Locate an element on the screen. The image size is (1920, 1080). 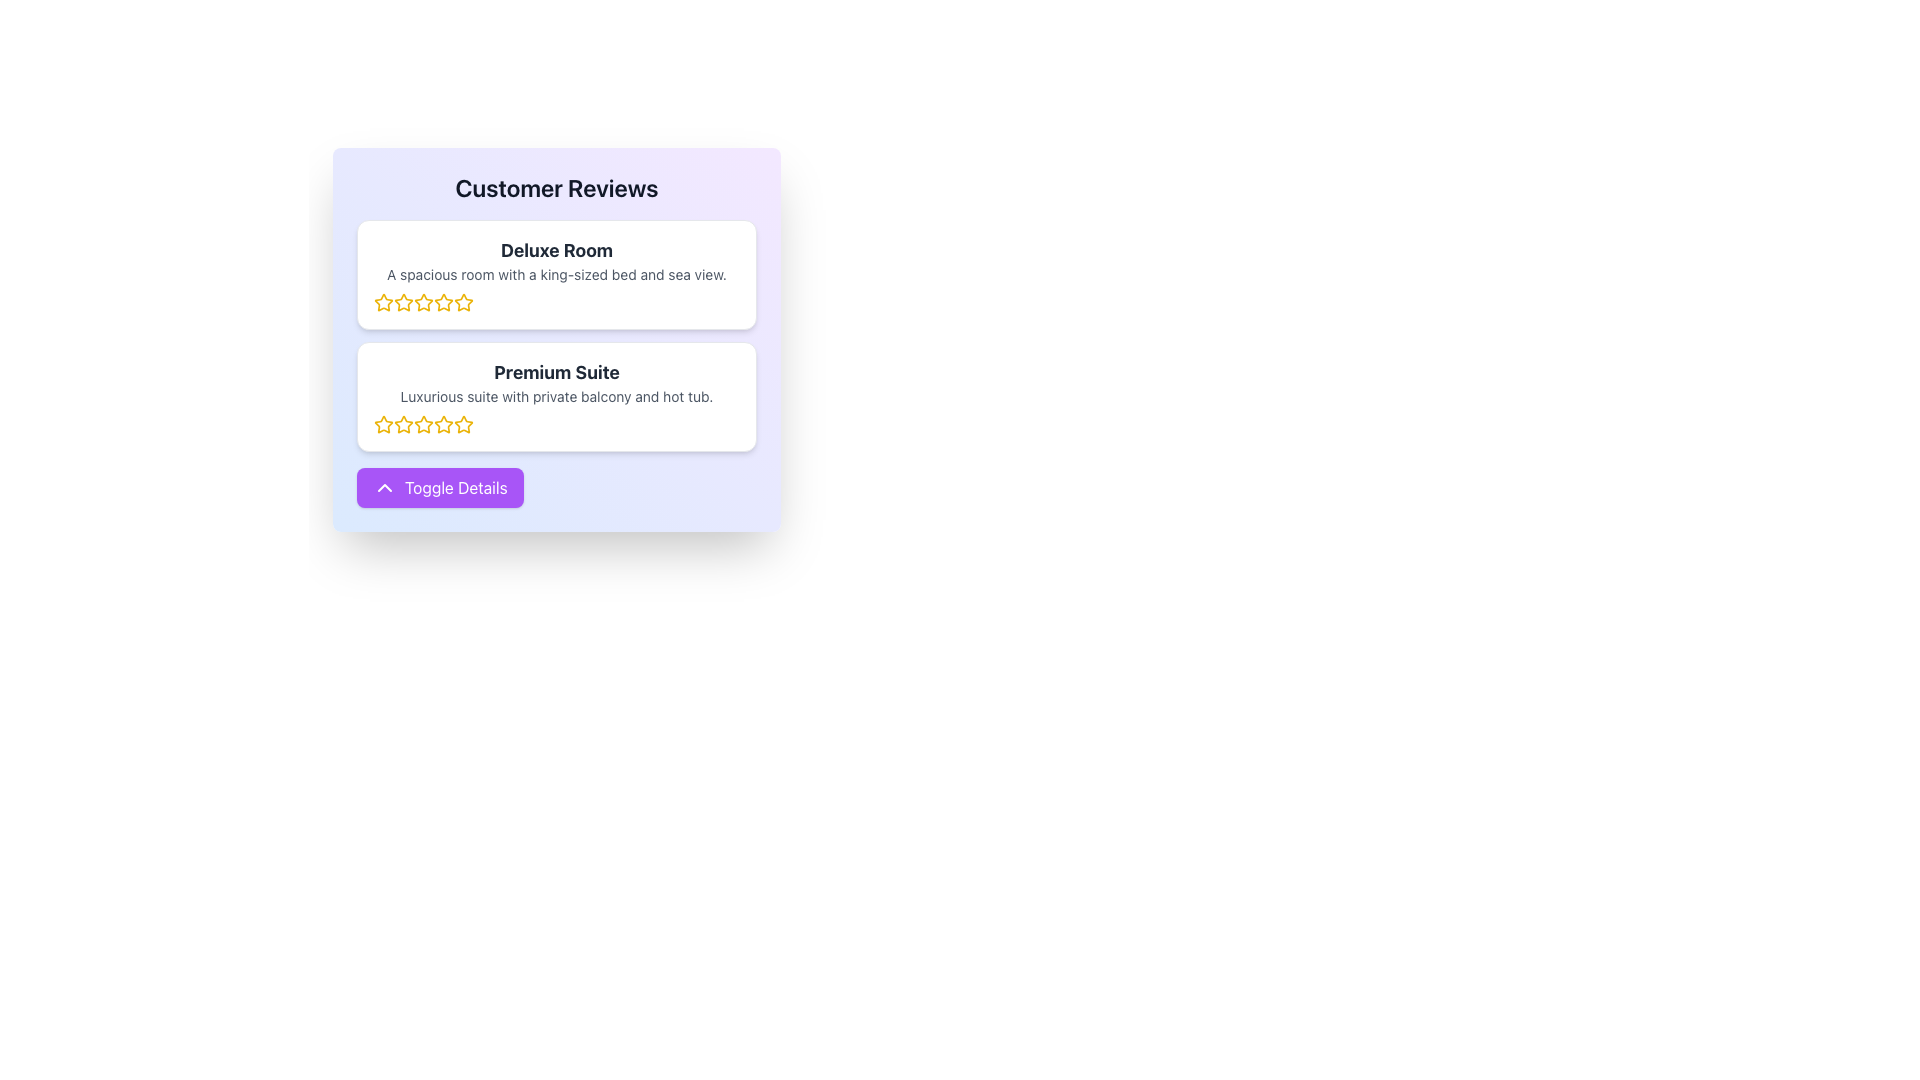
the third yellow star icon used for rating under the 'Premium Suite' section is located at coordinates (402, 423).